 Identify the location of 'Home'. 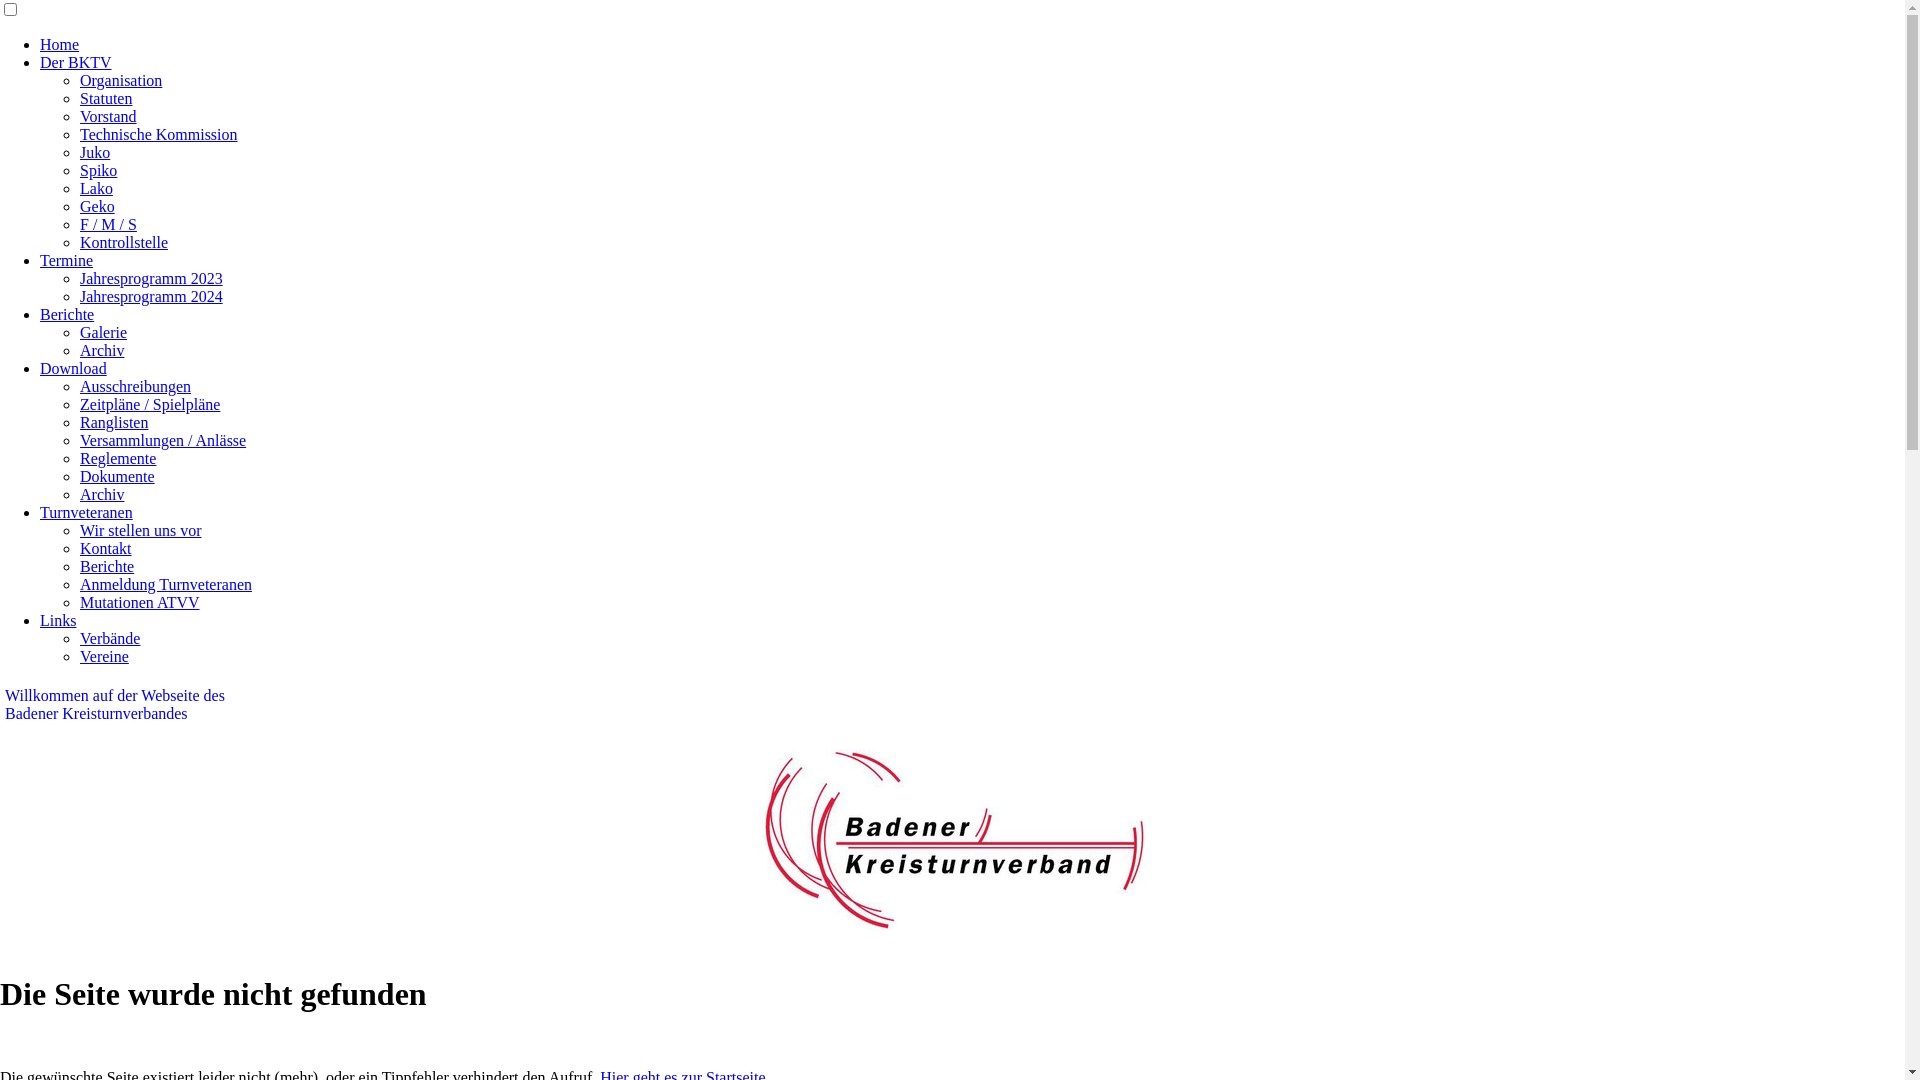
(39, 44).